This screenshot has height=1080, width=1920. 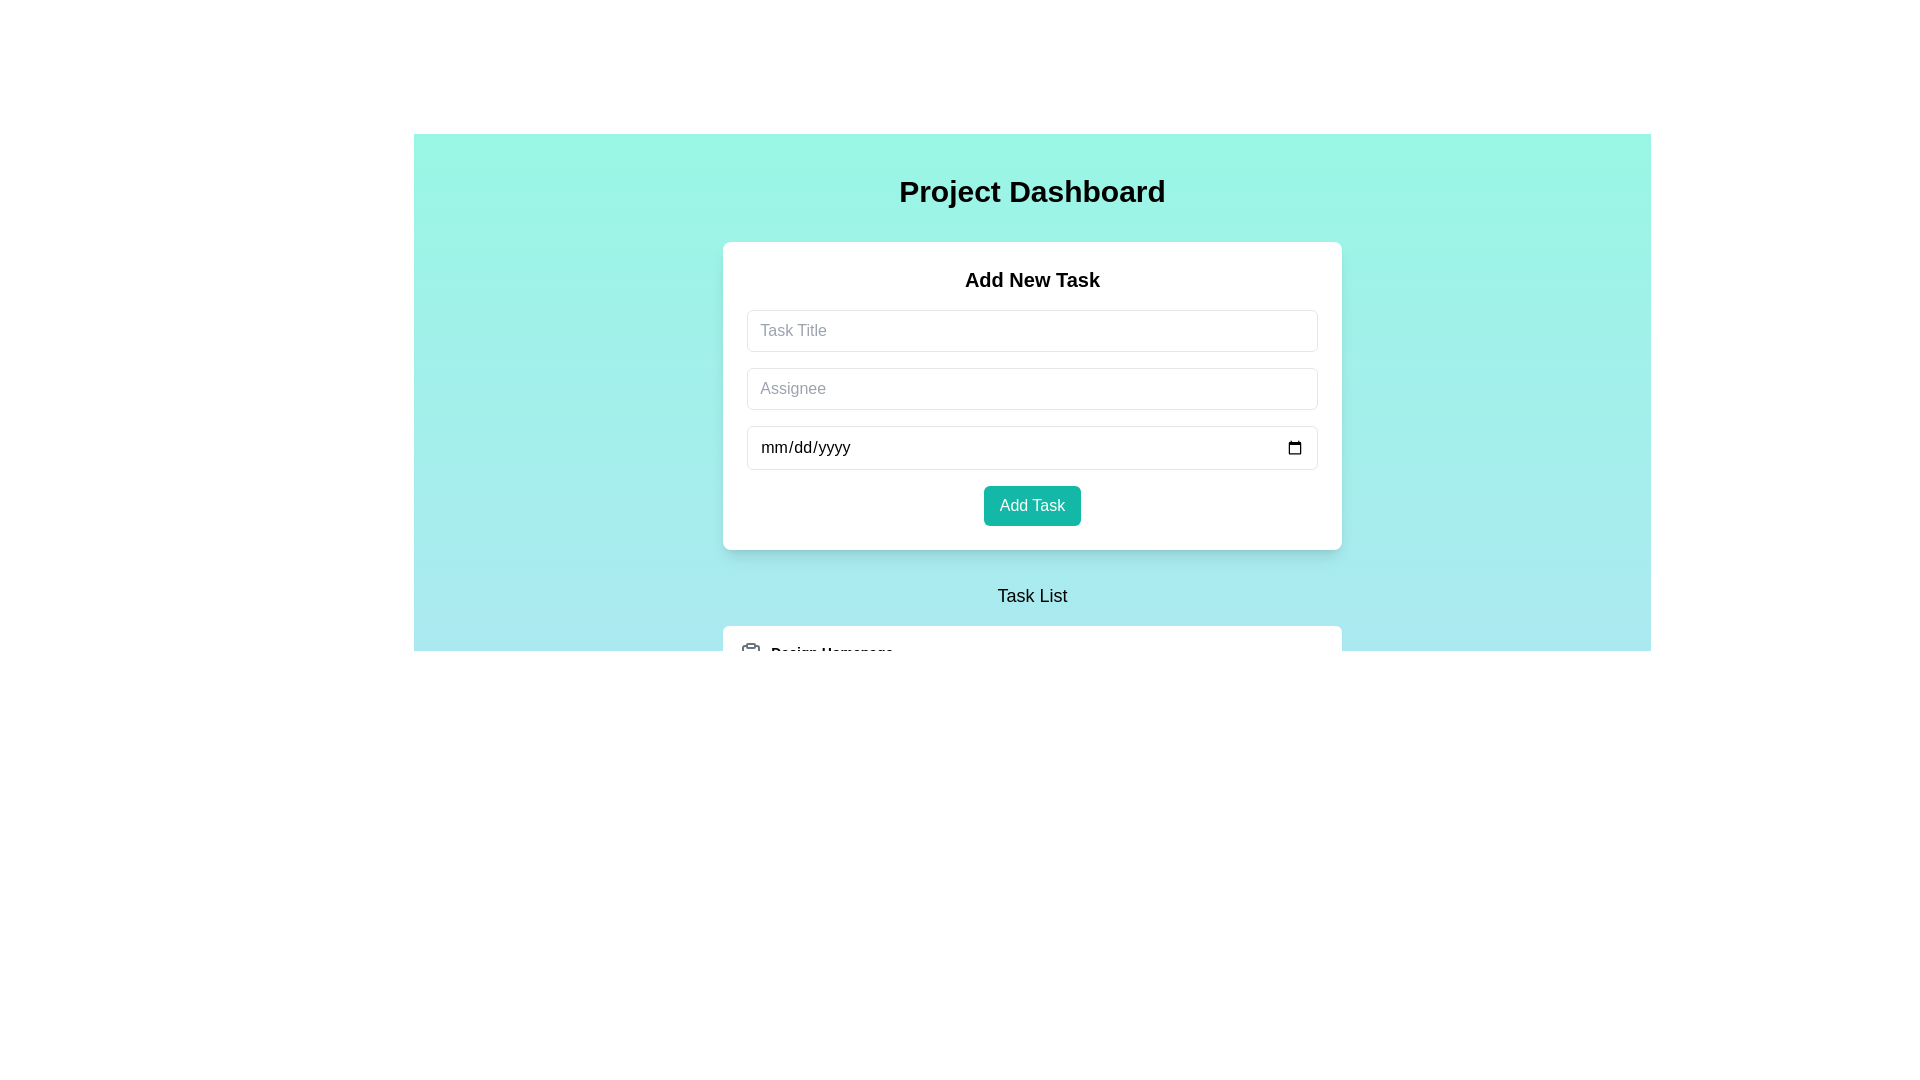 I want to click on the task information for the item displaying 'Design Homepage Alex Due: 2023-10-15', located in the top left corner of a task item block, so click(x=816, y=677).